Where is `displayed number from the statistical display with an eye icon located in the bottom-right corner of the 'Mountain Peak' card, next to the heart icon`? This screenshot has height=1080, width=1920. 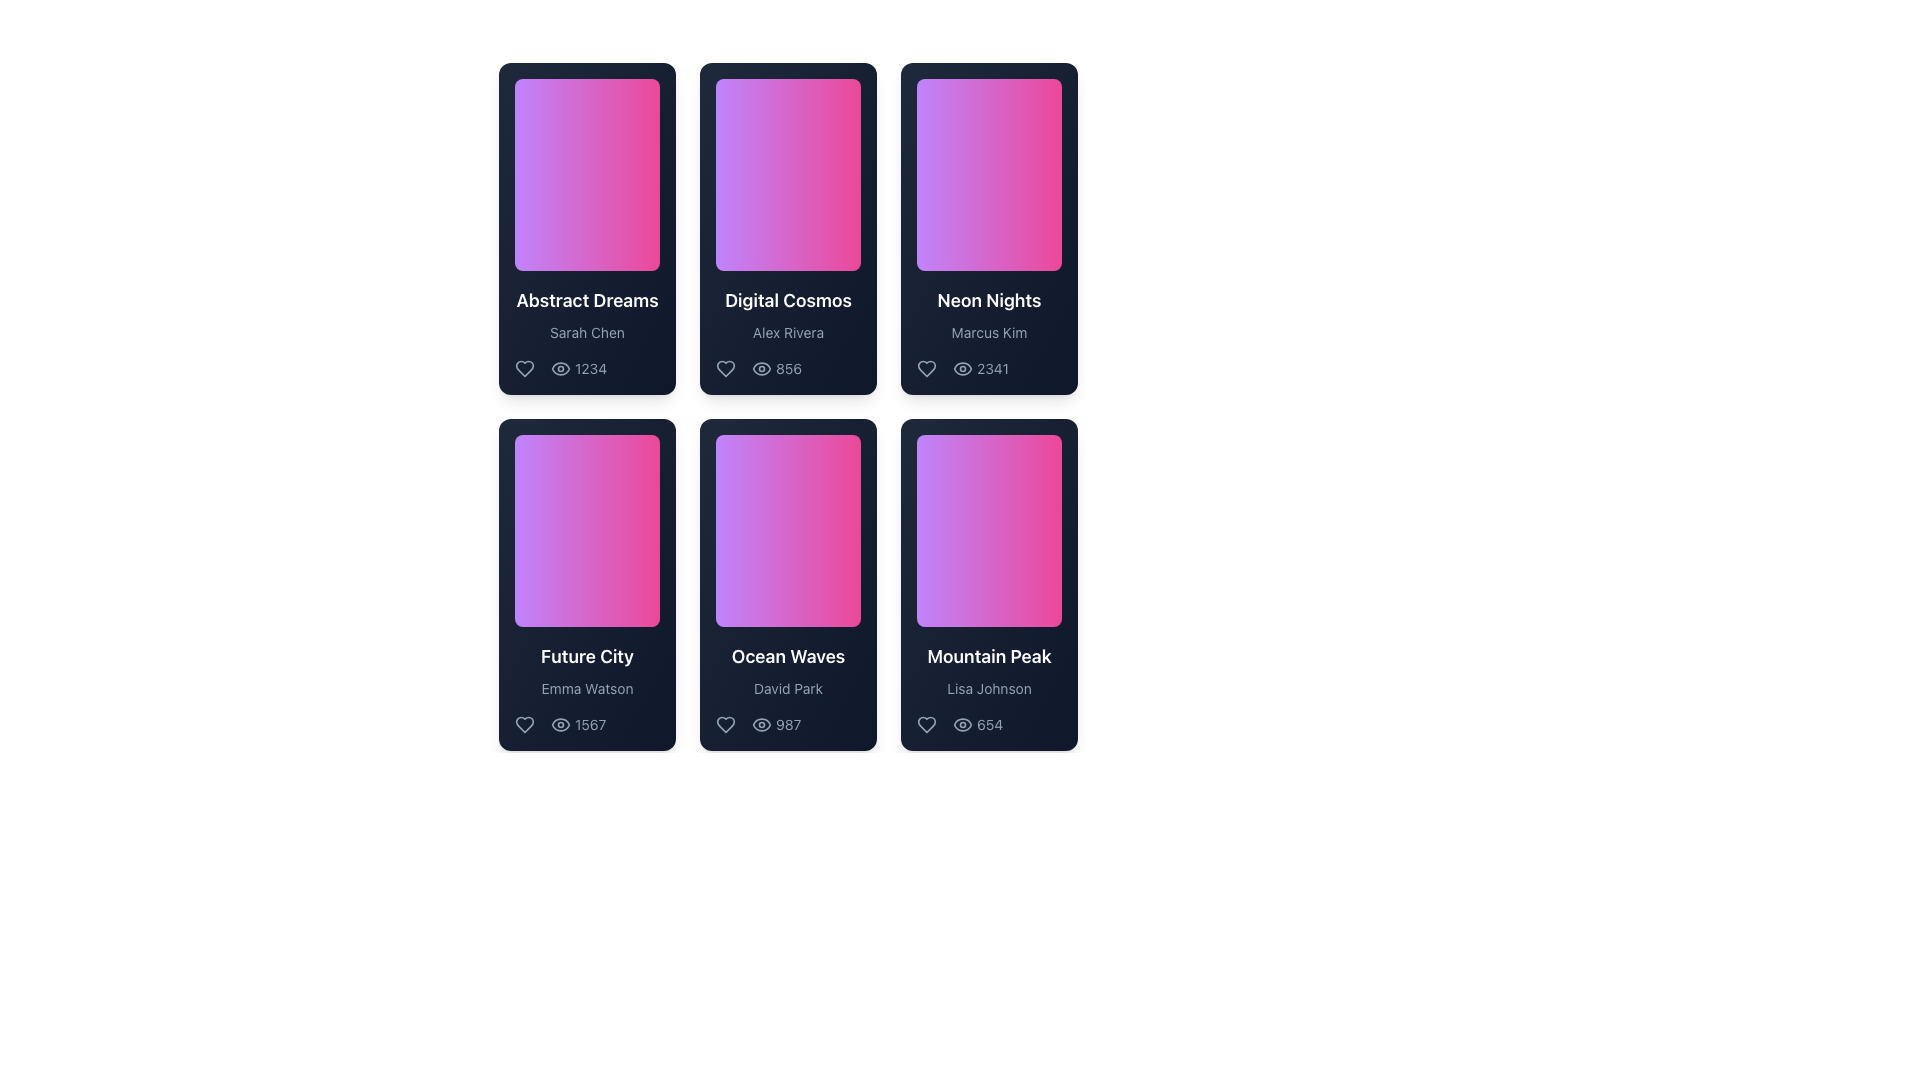
displayed number from the statistical display with an eye icon located in the bottom-right corner of the 'Mountain Peak' card, next to the heart icon is located at coordinates (960, 725).